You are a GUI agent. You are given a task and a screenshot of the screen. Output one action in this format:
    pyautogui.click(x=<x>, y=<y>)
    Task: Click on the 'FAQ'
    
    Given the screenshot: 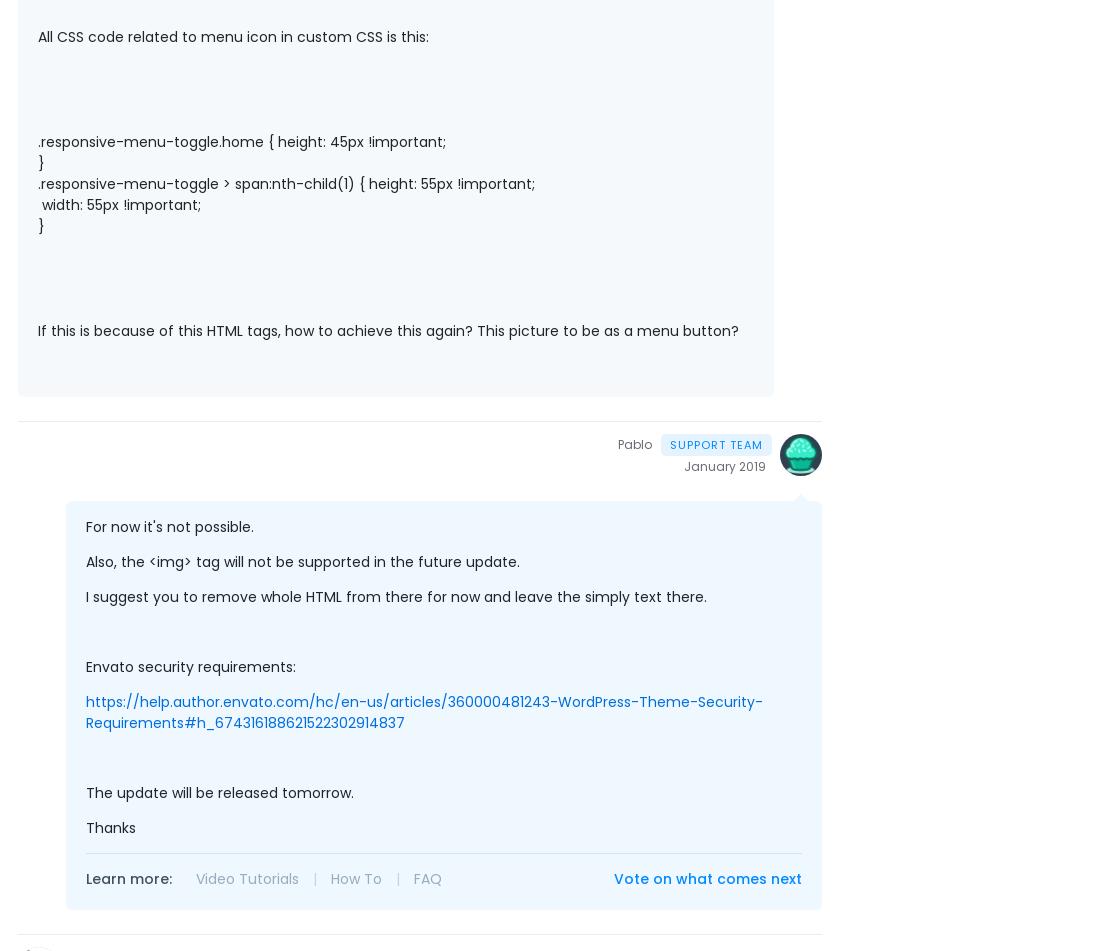 What is the action you would take?
    pyautogui.click(x=427, y=878)
    